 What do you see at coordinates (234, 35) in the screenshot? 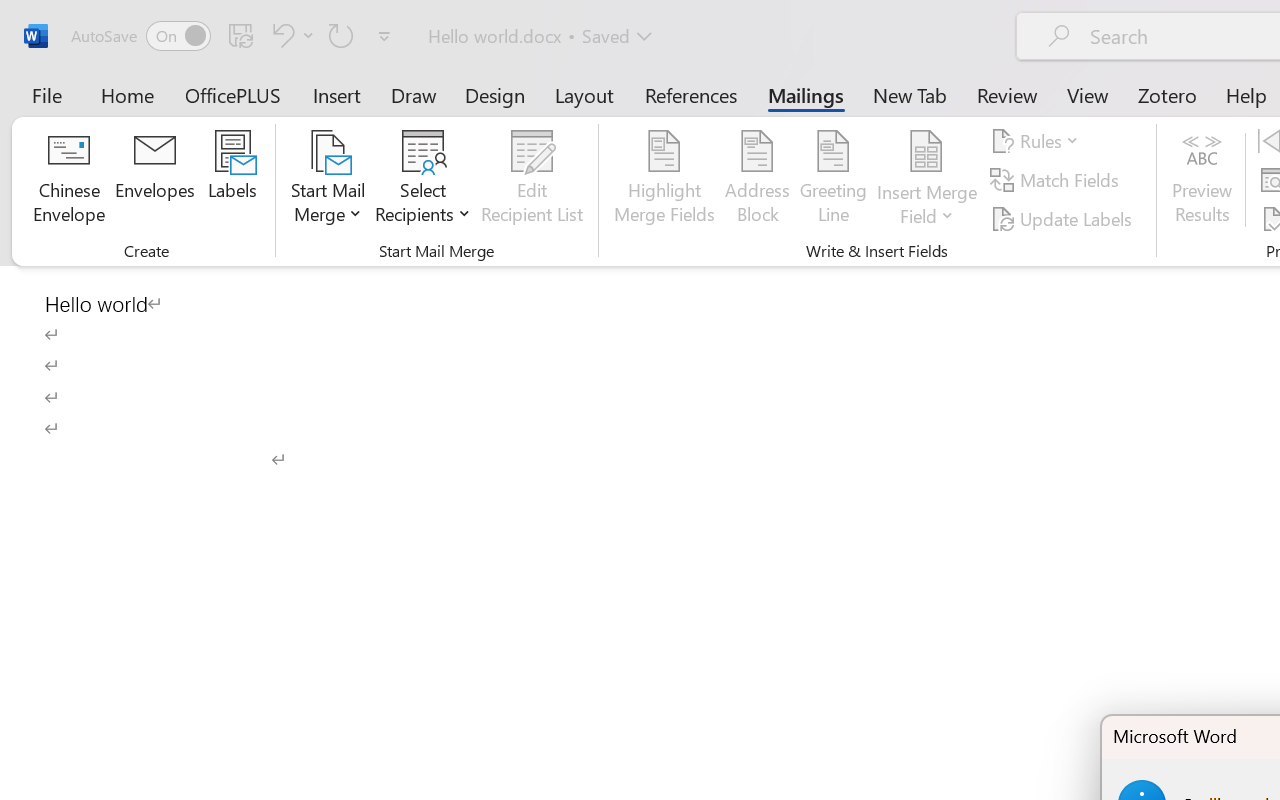
I see `'Quick Access Toolbar'` at bounding box center [234, 35].